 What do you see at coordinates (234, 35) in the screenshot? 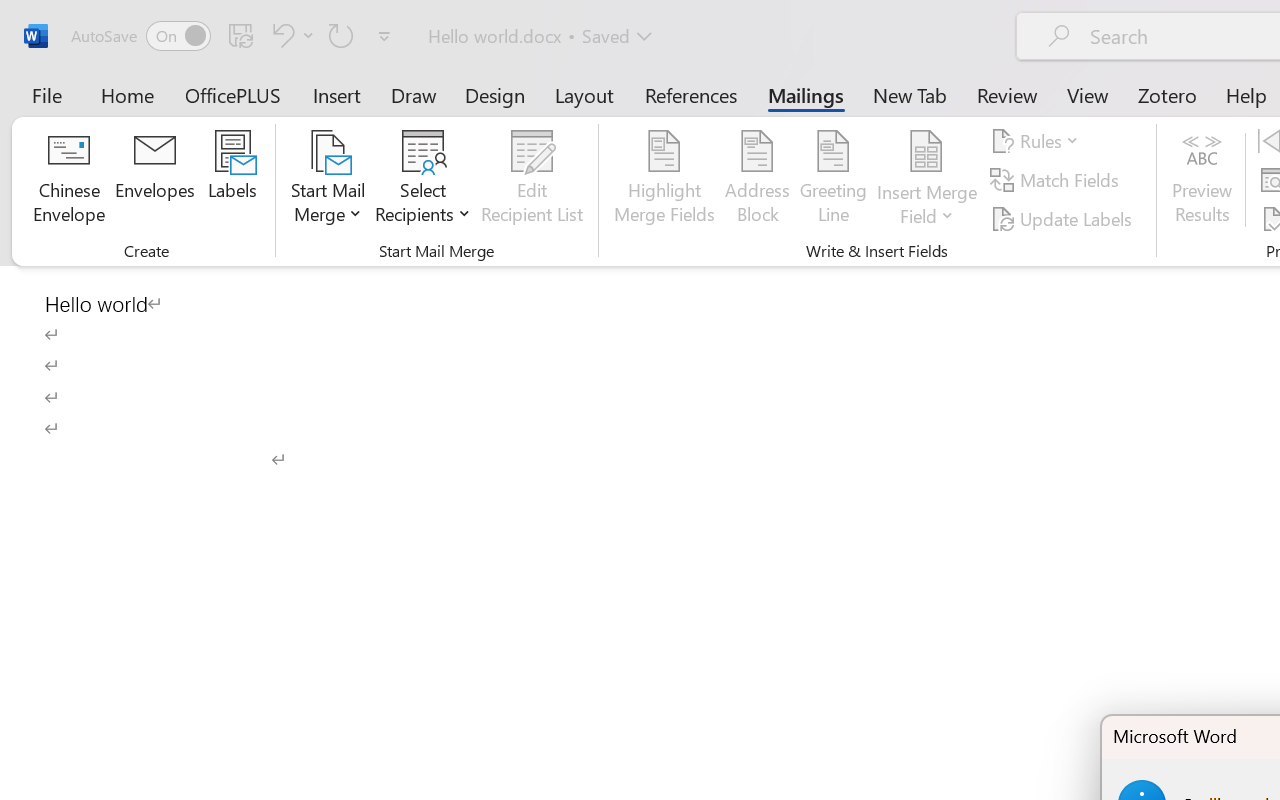
I see `'Quick Access Toolbar'` at bounding box center [234, 35].